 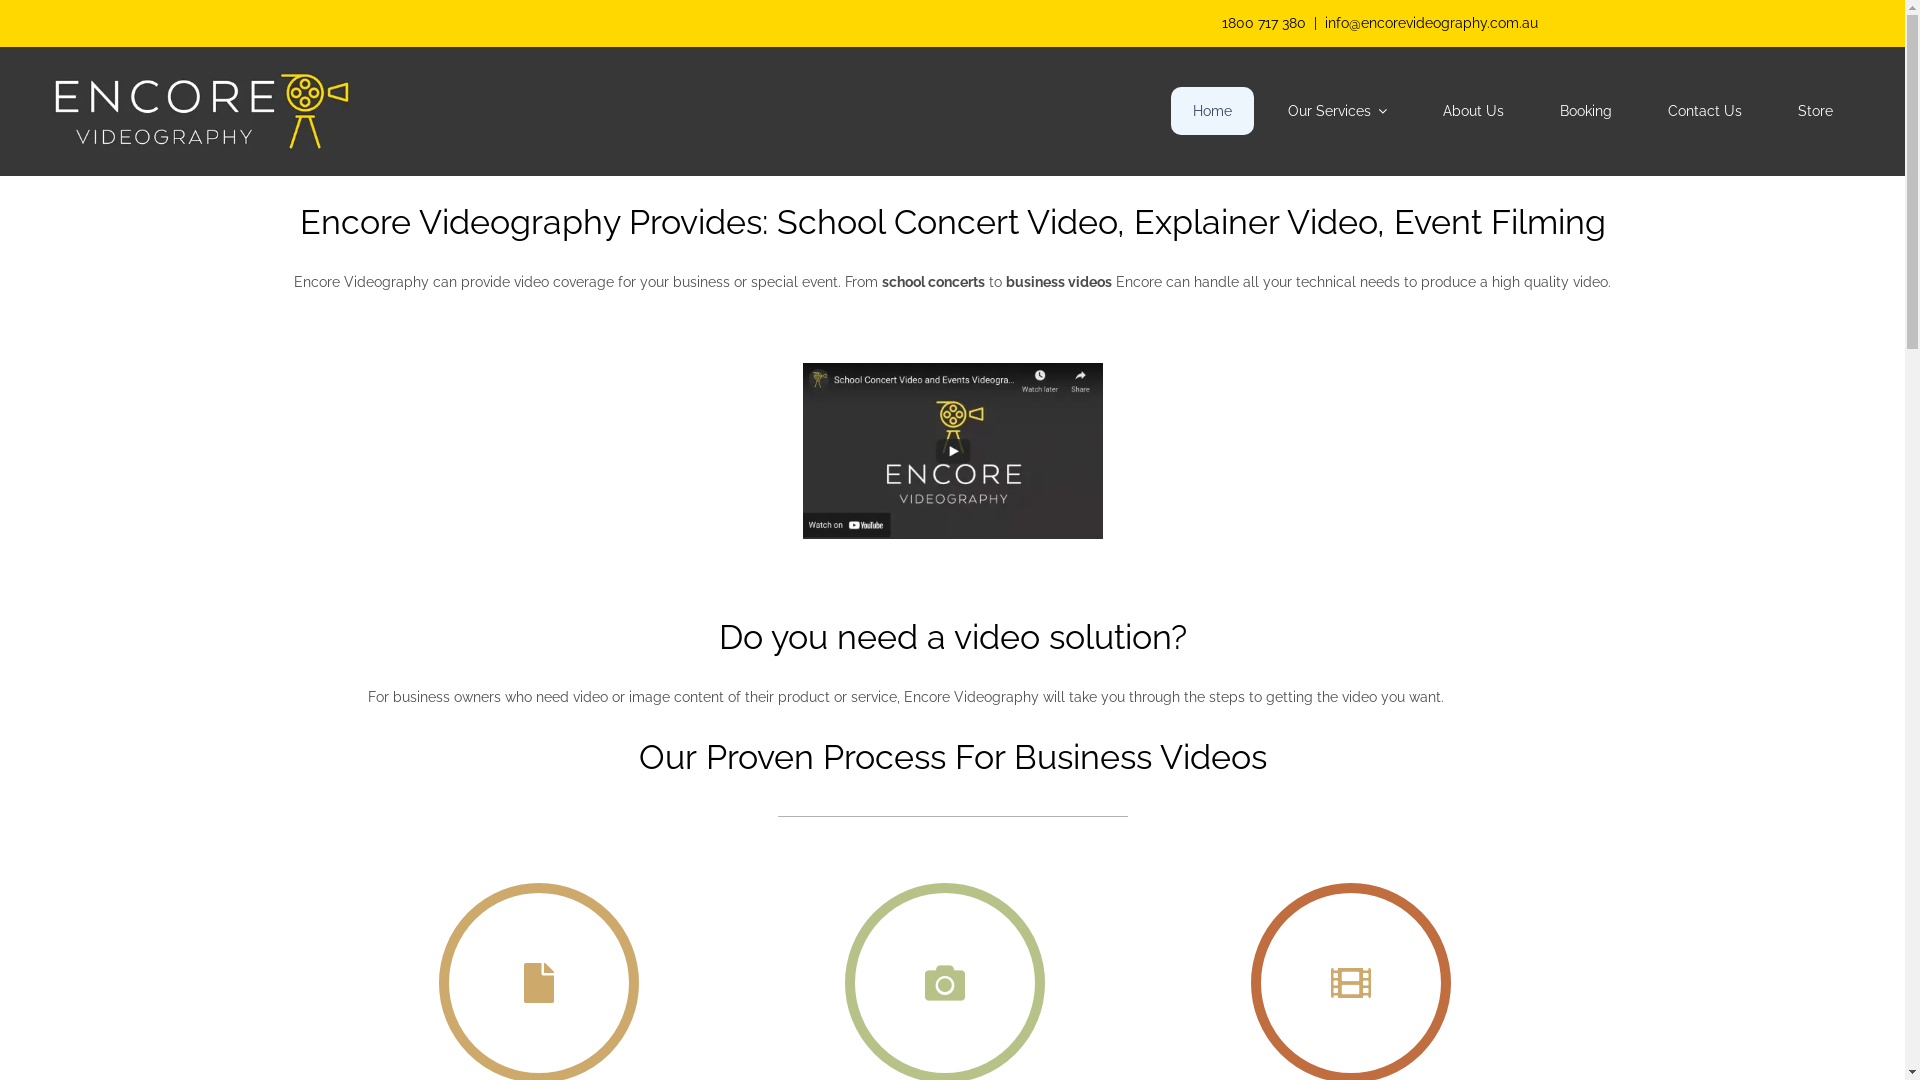 I want to click on 'Store', so click(x=1776, y=111).